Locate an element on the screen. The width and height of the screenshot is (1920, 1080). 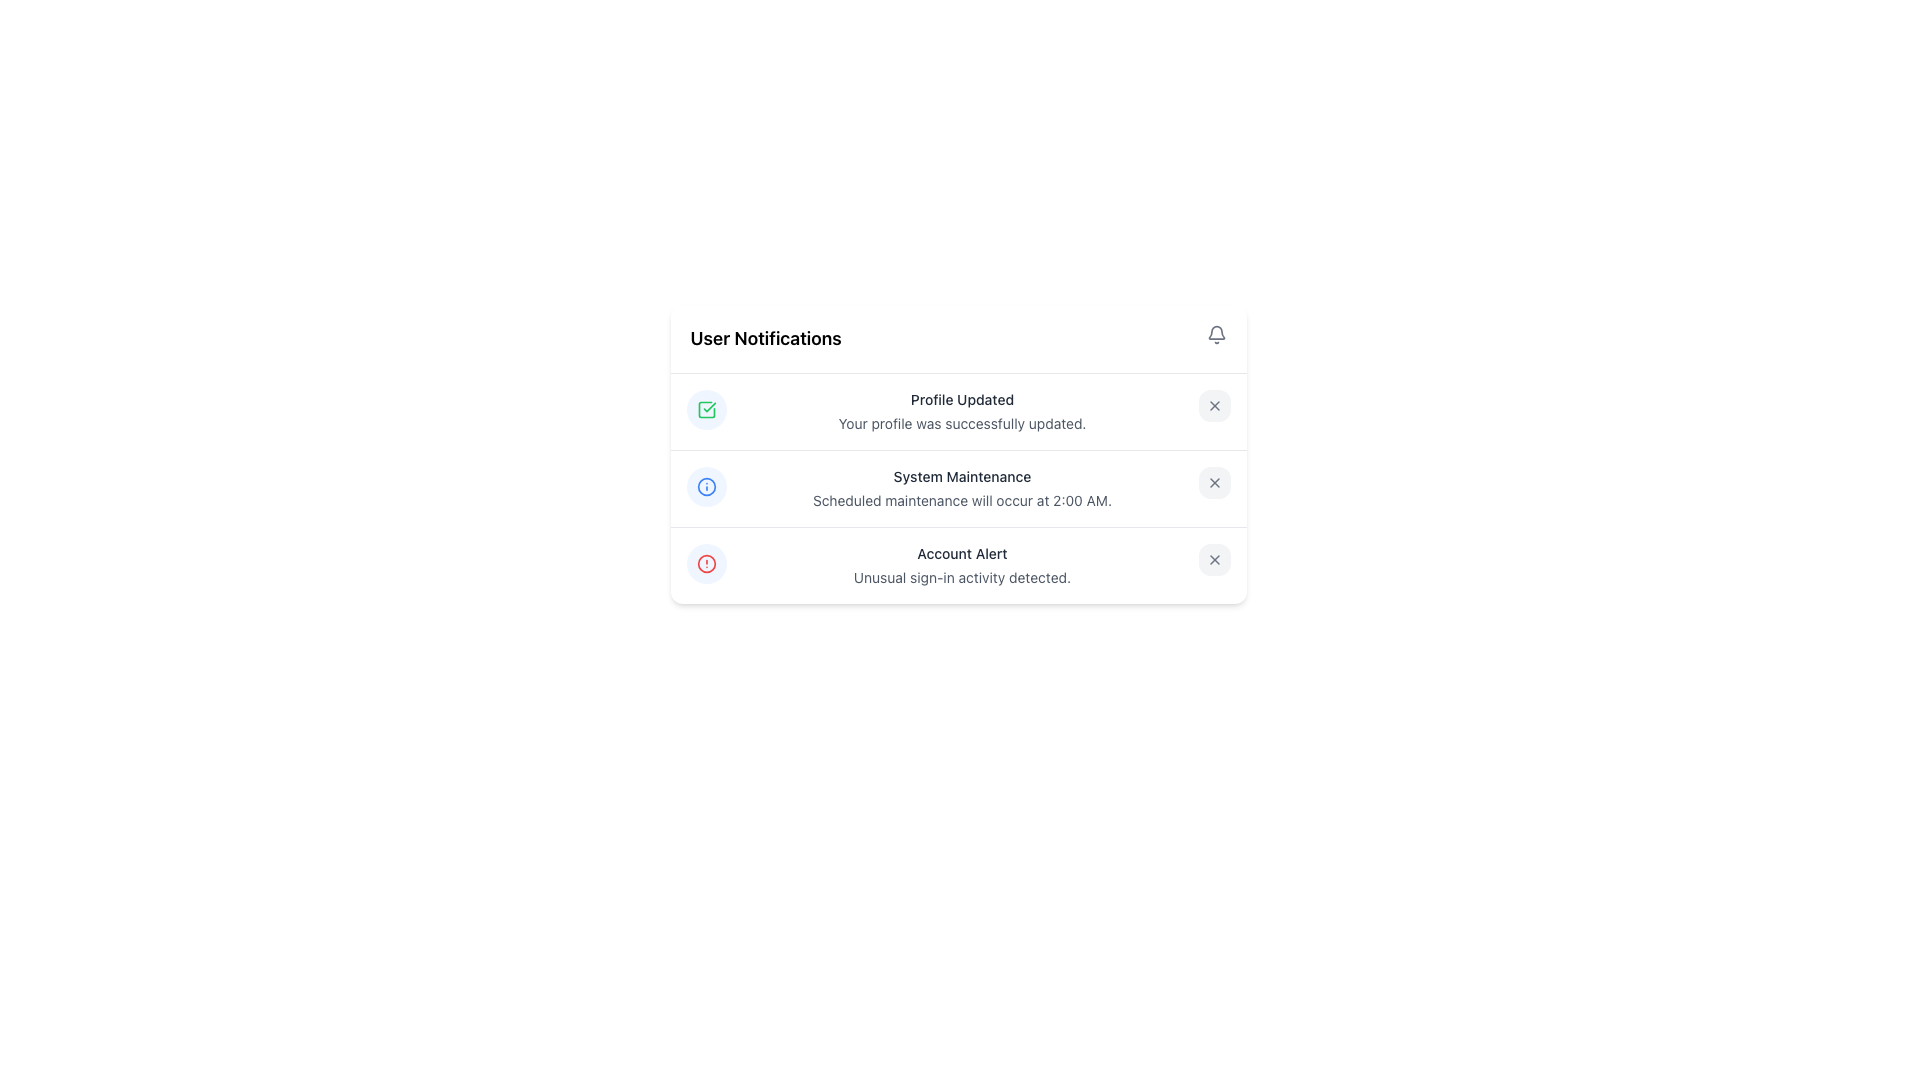
informational text block that indicates 'Profile Updated' and 'Your profile was successfully updated.' is located at coordinates (962, 411).